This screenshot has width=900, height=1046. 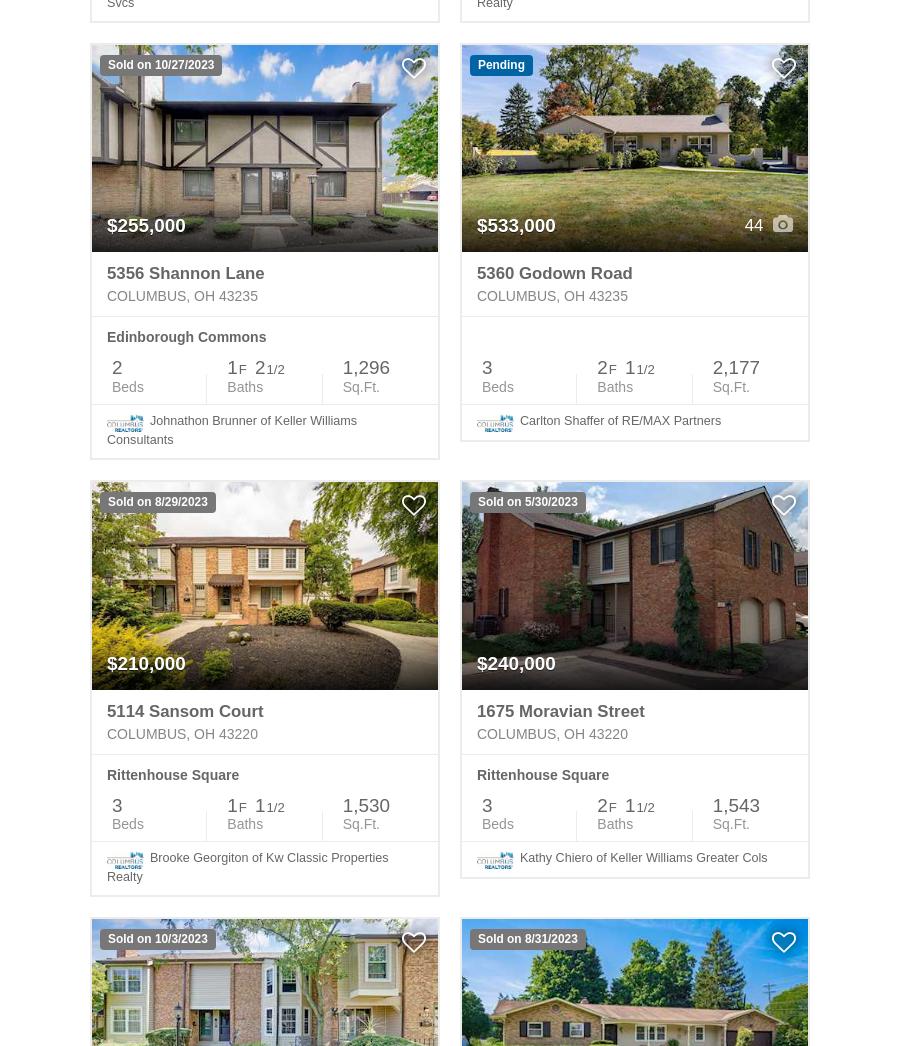 I want to click on 'Sold  on 5/30/2023', so click(x=526, y=501).